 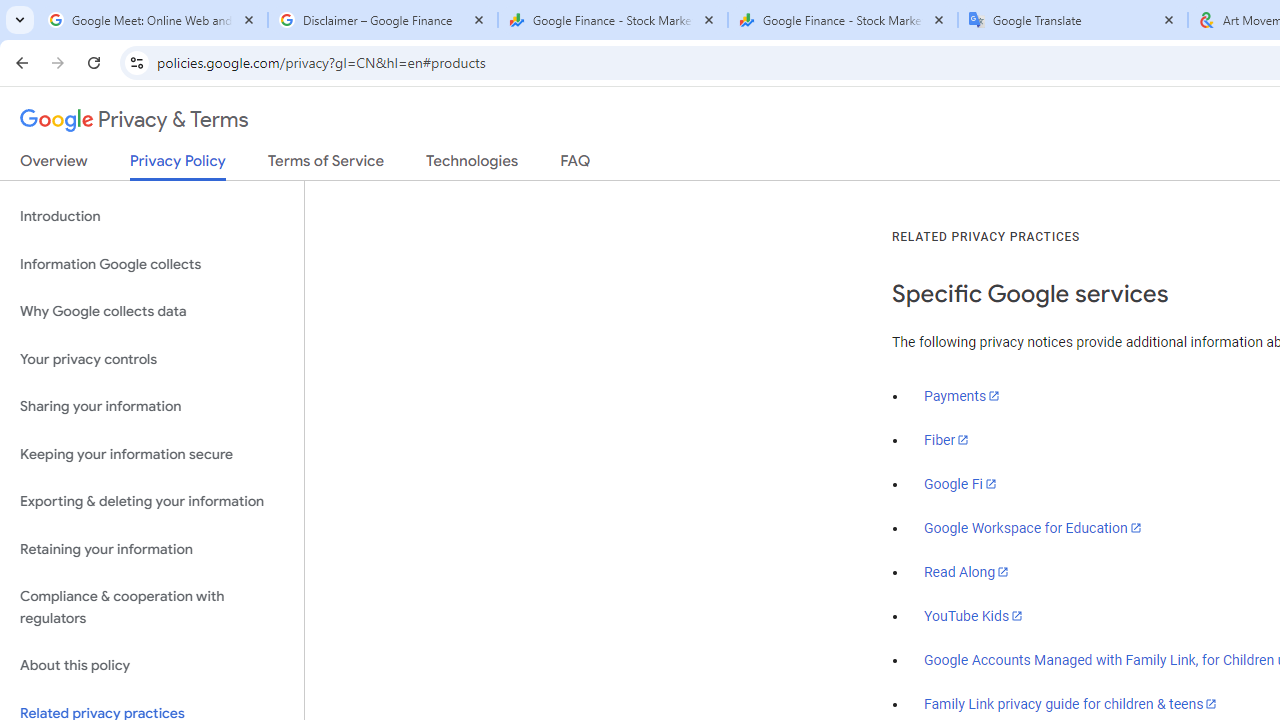 I want to click on 'Compliance & cooperation with regulators', so click(x=151, y=607).